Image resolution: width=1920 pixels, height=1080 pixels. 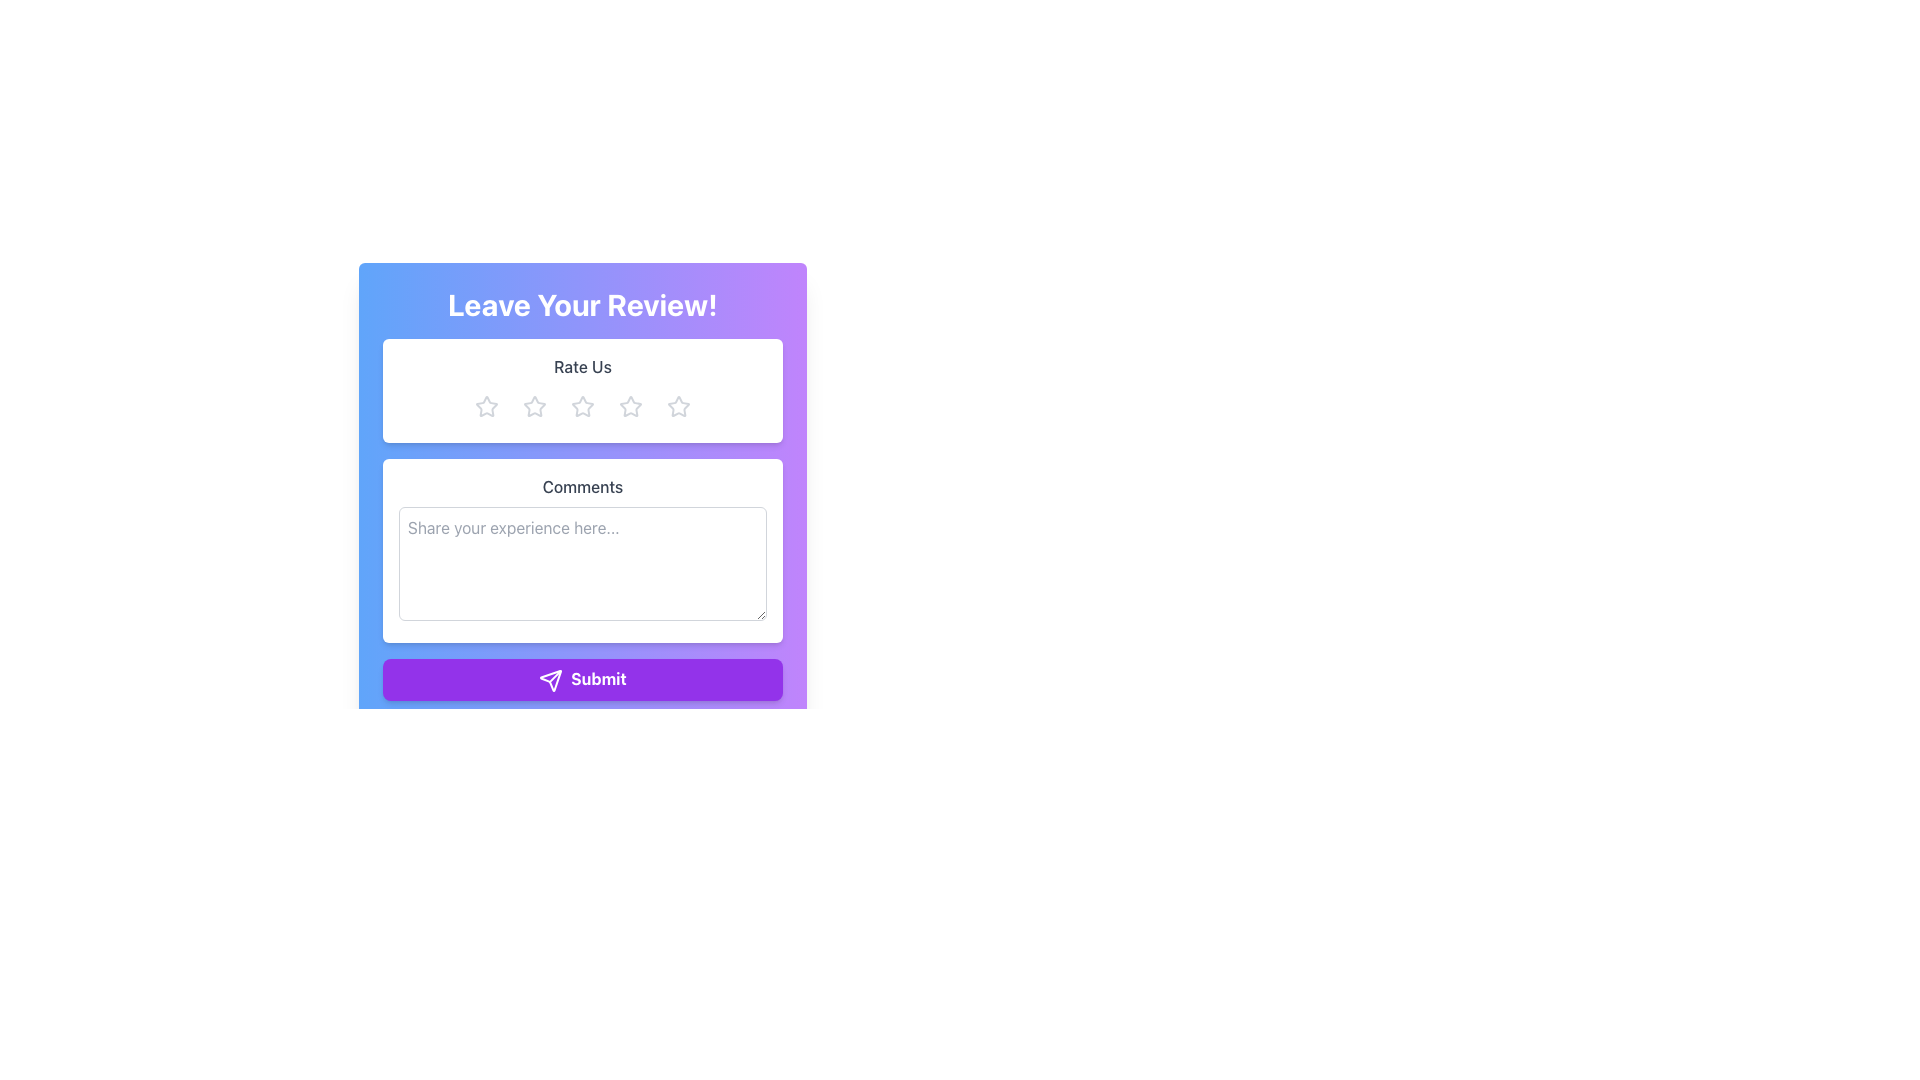 I want to click on the second star icon in the 'Rate Us' section, so click(x=581, y=406).